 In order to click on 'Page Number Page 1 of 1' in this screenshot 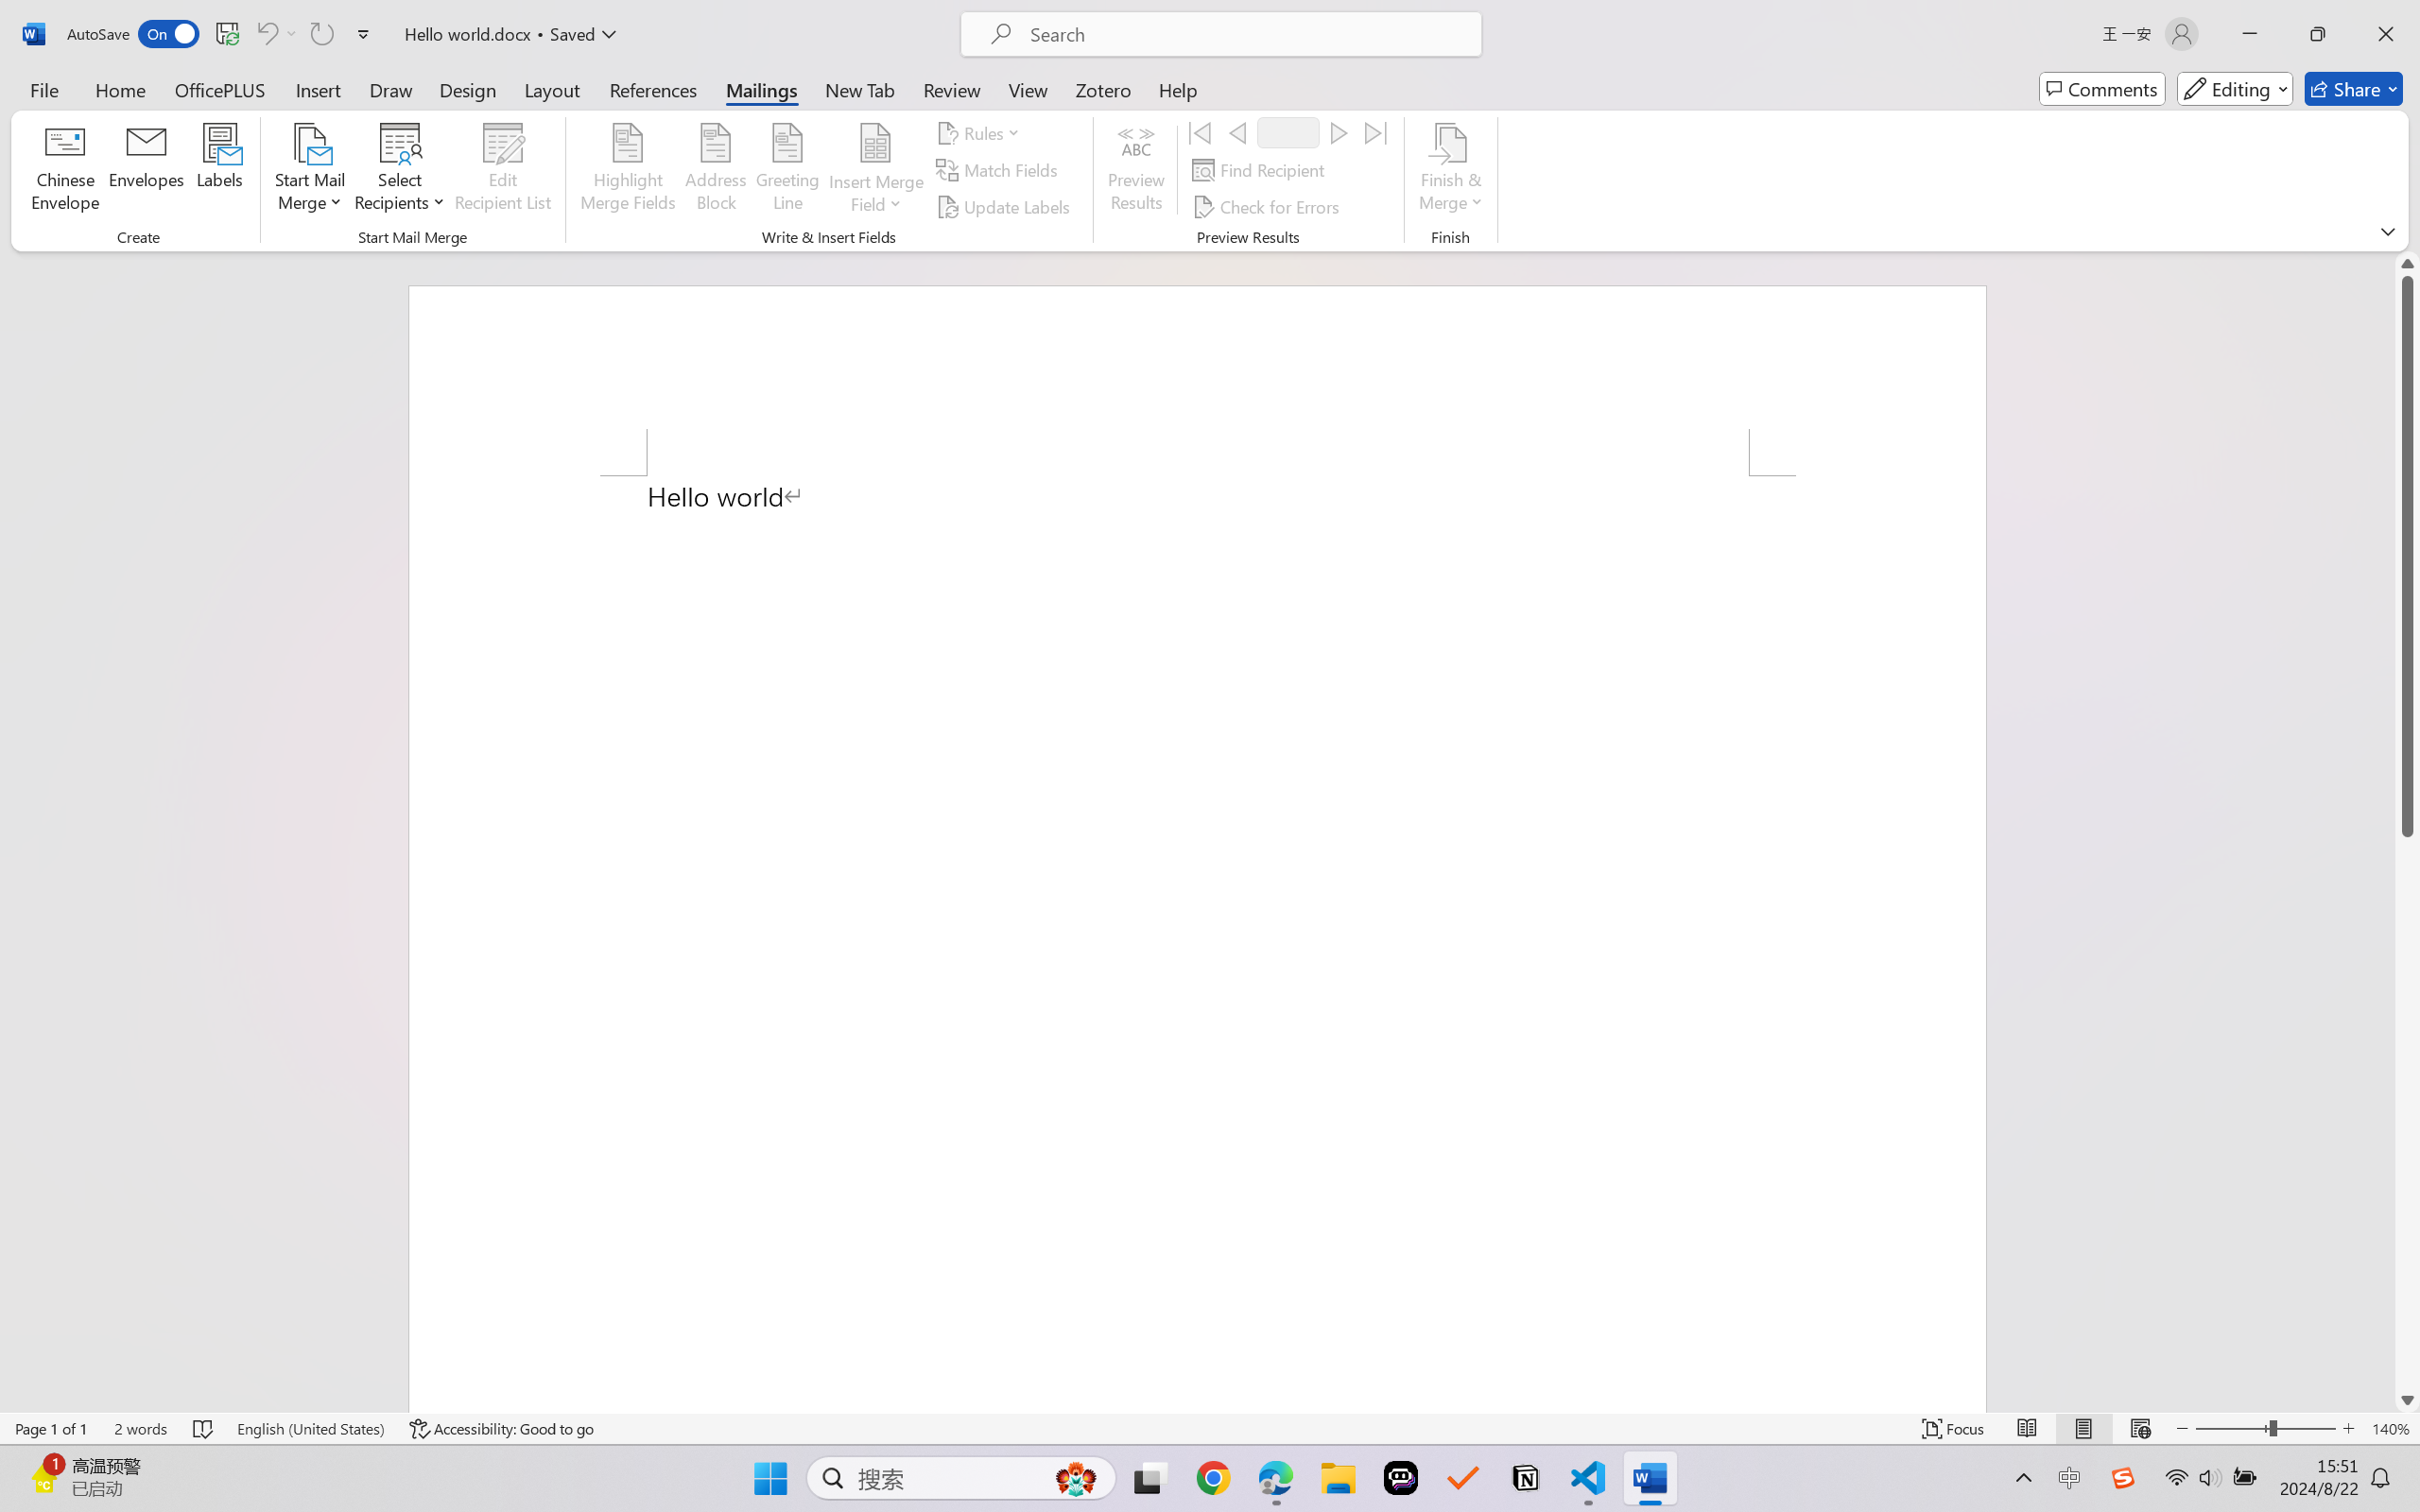, I will do `click(52, 1428)`.